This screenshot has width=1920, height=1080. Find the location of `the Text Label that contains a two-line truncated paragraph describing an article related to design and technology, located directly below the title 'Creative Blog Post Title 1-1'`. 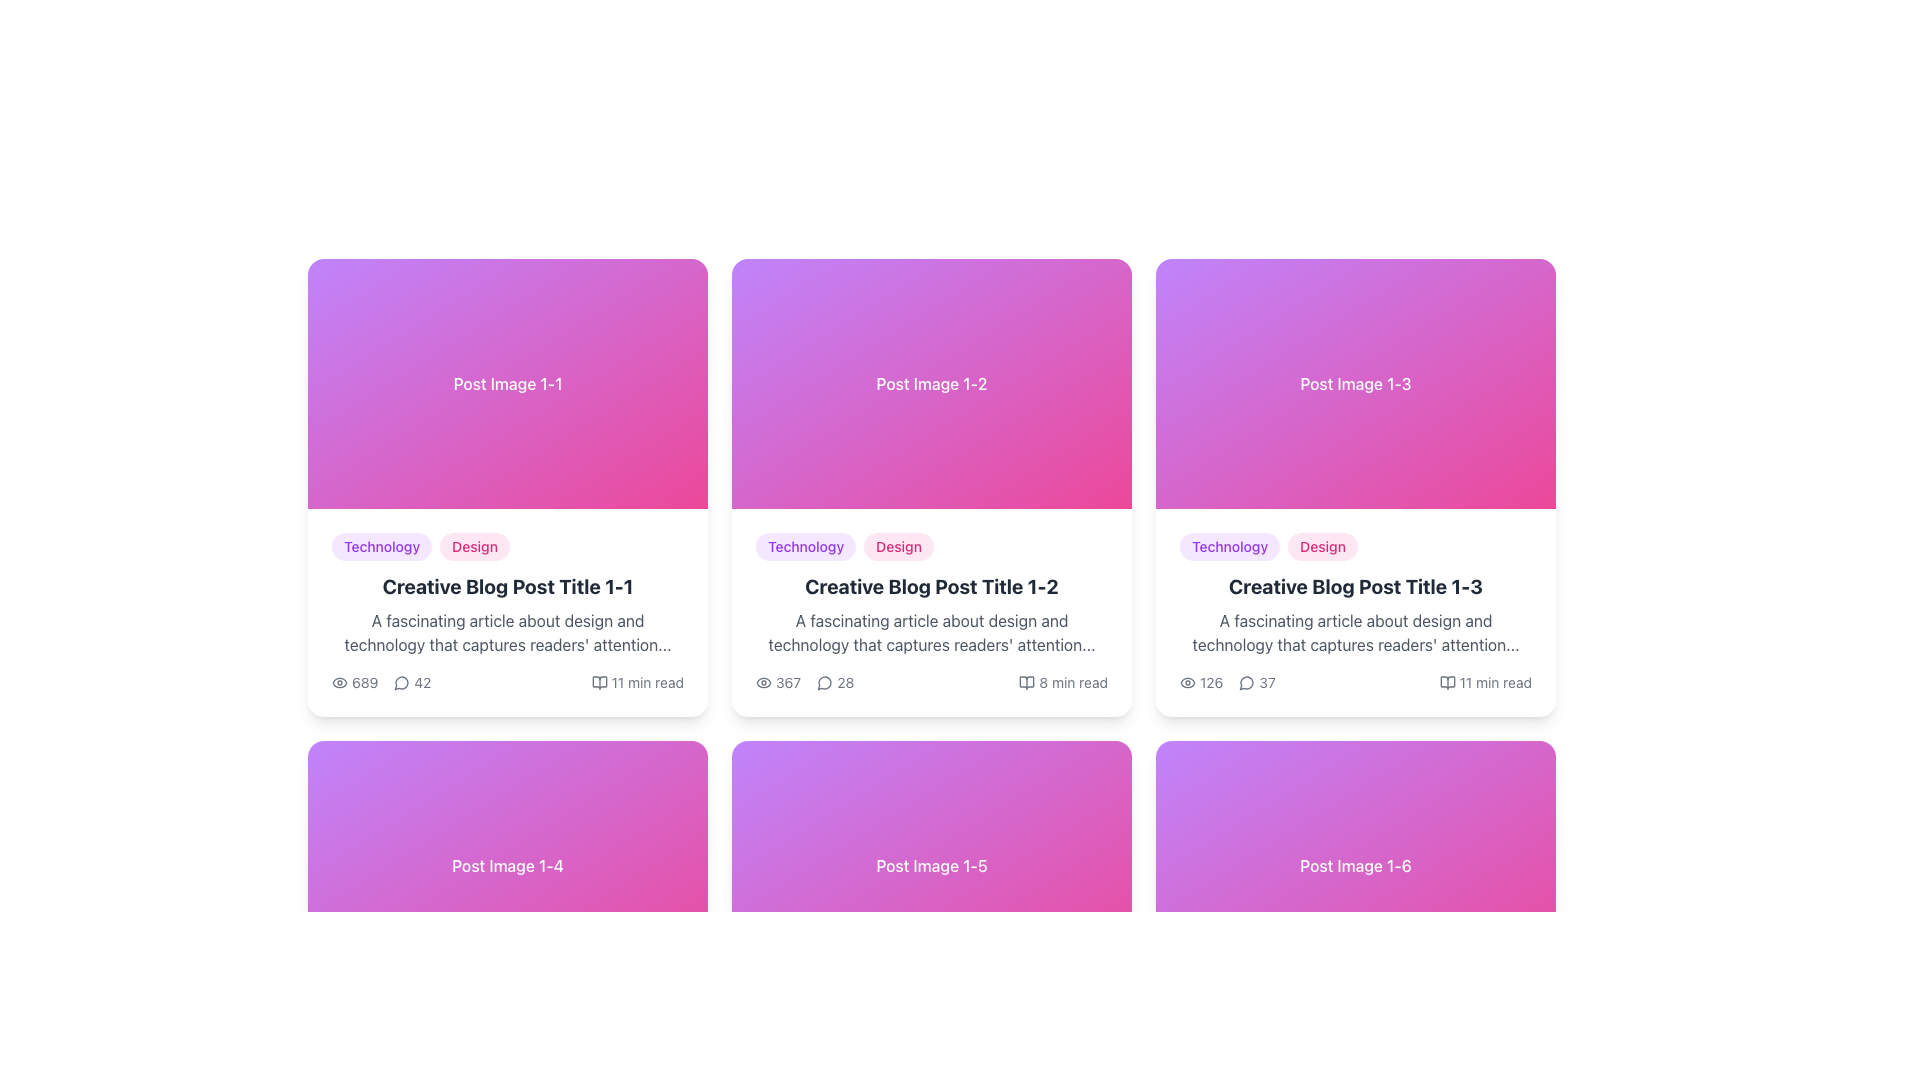

the Text Label that contains a two-line truncated paragraph describing an article related to design and technology, located directly below the title 'Creative Blog Post Title 1-1' is located at coordinates (508, 632).